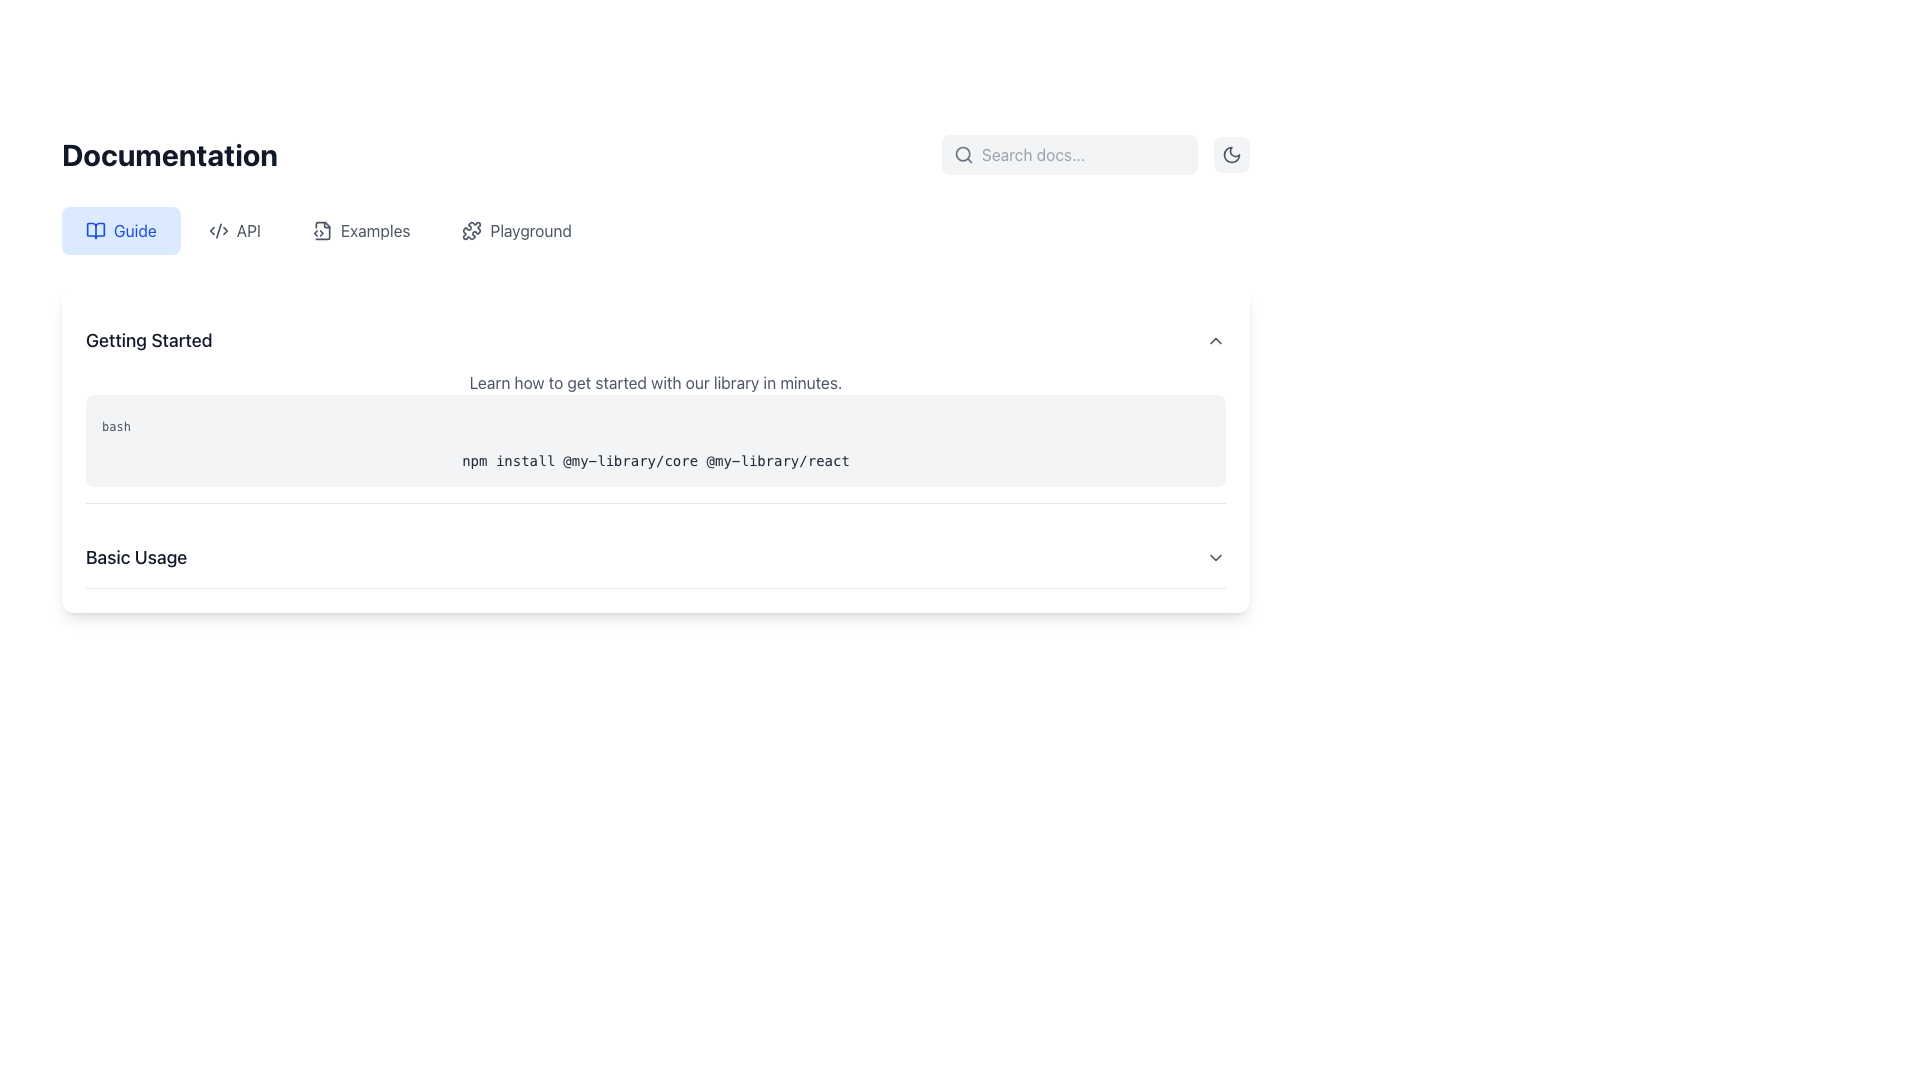 Image resolution: width=1920 pixels, height=1080 pixels. I want to click on the navigation button labeled 'Examples', which is the third option in the horizontal navigation bar beneath the 'Documentation' heading, so click(361, 230).